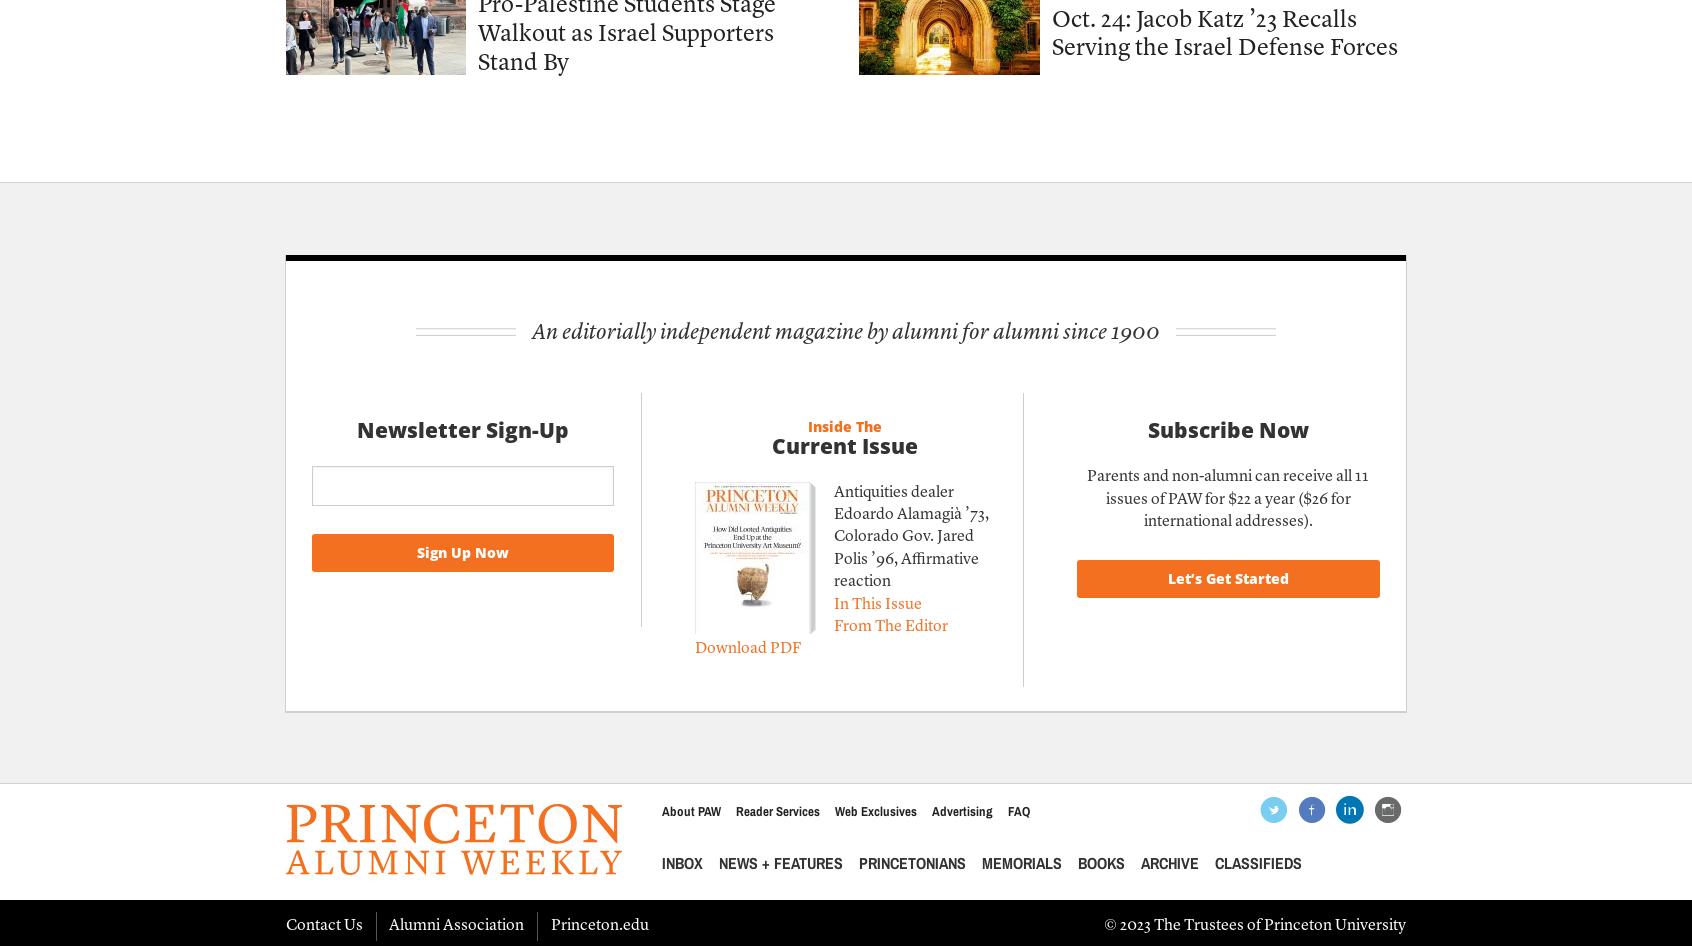 The width and height of the screenshot is (1692, 946). I want to click on 'Inbox', so click(681, 863).